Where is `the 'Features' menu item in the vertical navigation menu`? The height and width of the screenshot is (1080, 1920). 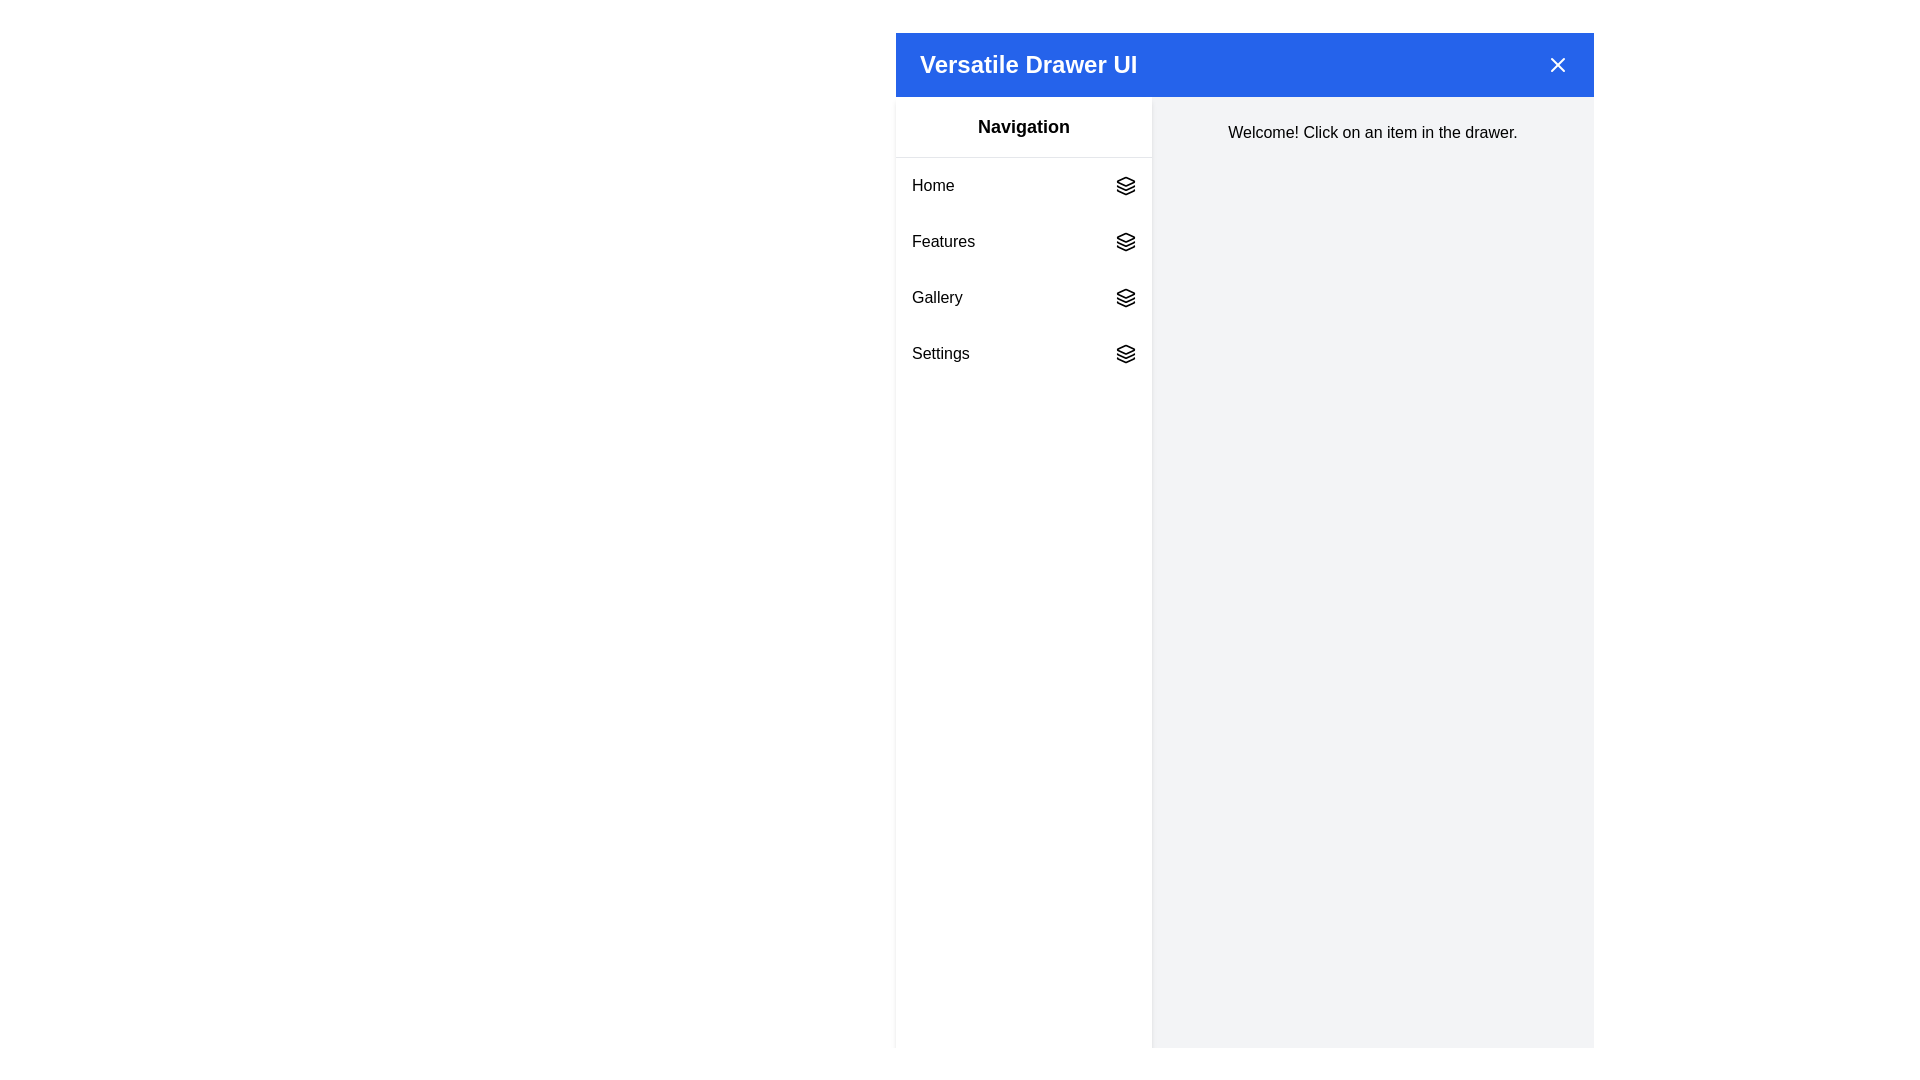 the 'Features' menu item in the vertical navigation menu is located at coordinates (1023, 241).